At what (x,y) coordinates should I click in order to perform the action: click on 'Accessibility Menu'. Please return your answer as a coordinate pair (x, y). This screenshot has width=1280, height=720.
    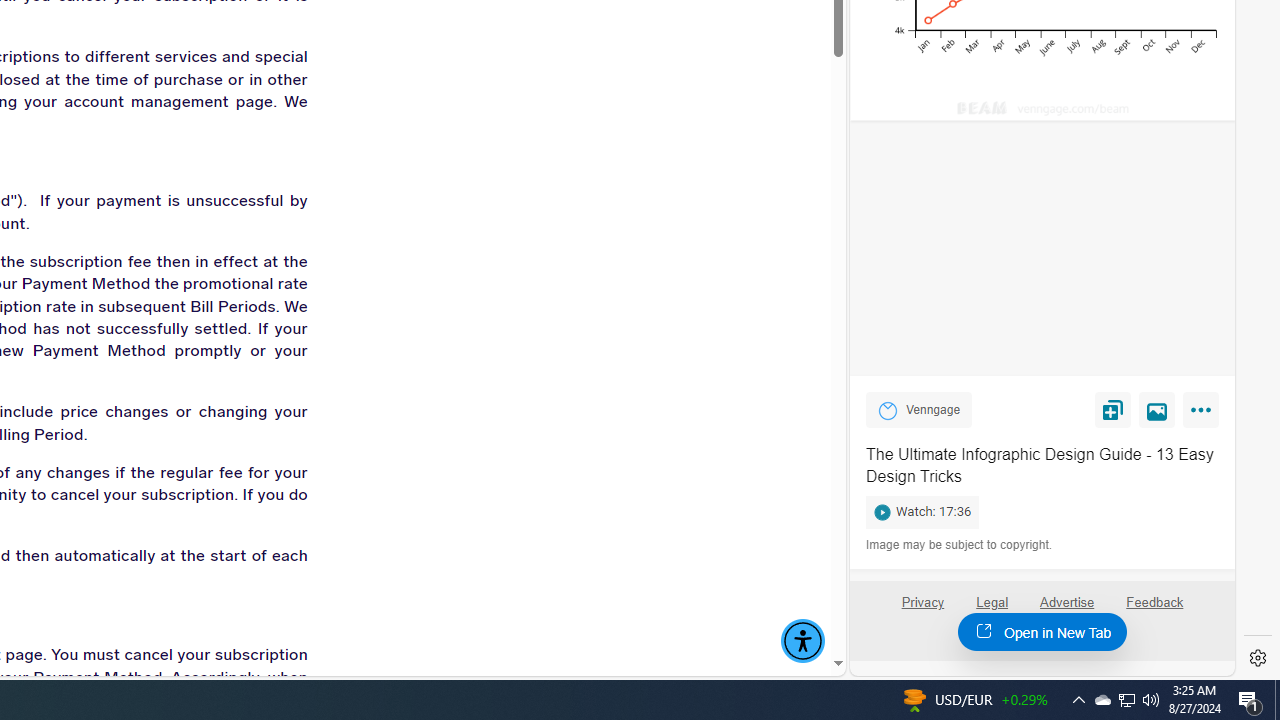
    Looking at the image, I should click on (803, 641).